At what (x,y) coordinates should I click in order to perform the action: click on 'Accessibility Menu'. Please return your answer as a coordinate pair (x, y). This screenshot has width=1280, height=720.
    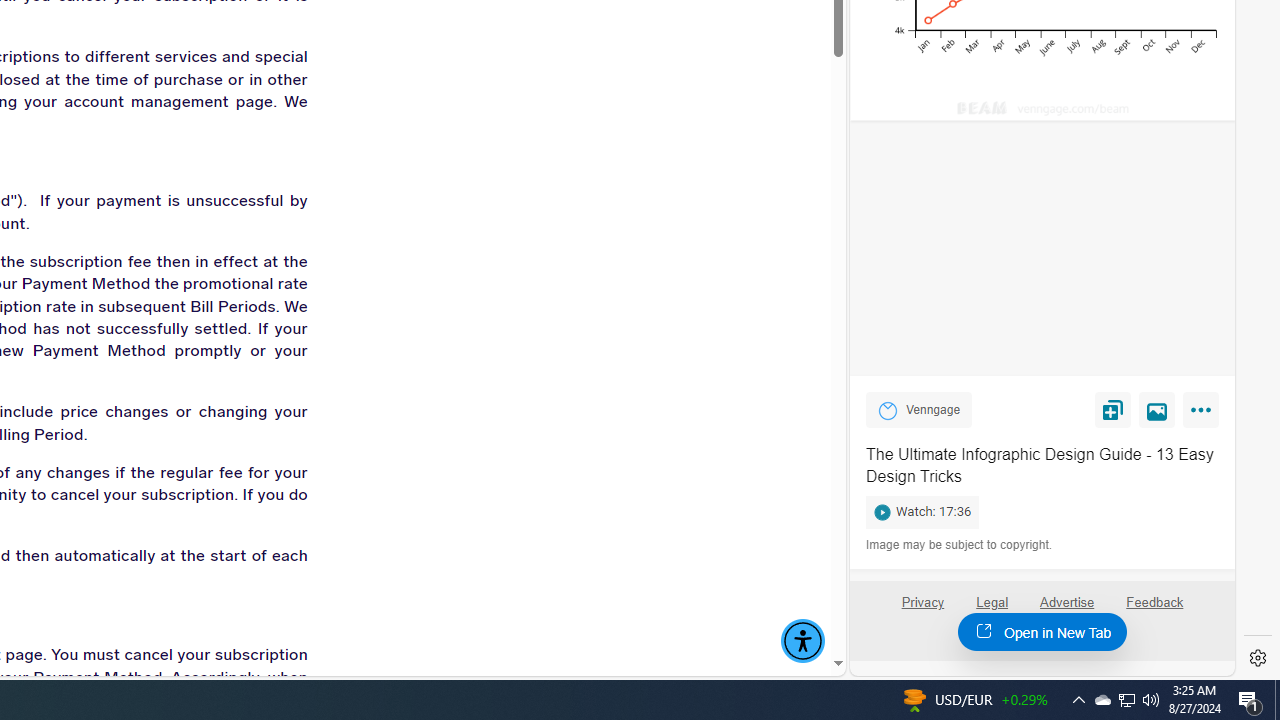
    Looking at the image, I should click on (803, 641).